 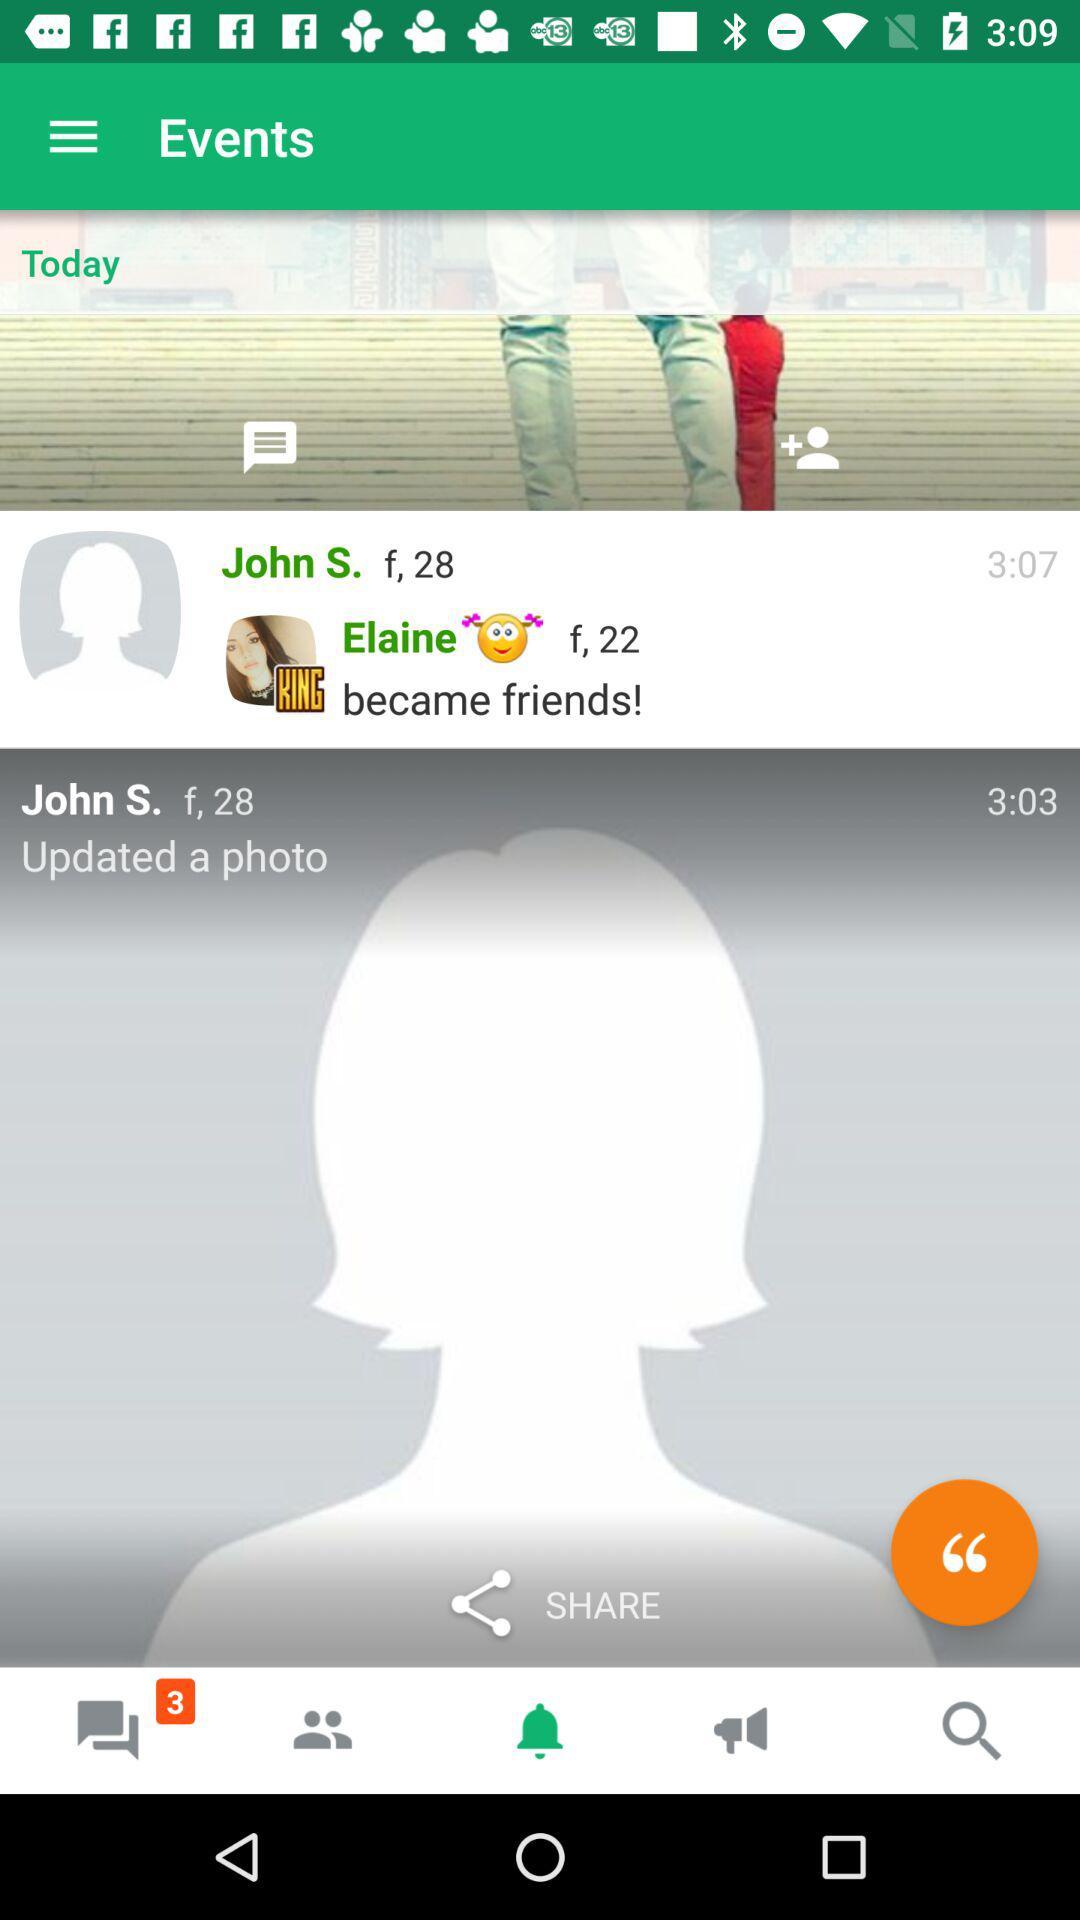 What do you see at coordinates (963, 1551) in the screenshot?
I see `the icon to the right of share` at bounding box center [963, 1551].